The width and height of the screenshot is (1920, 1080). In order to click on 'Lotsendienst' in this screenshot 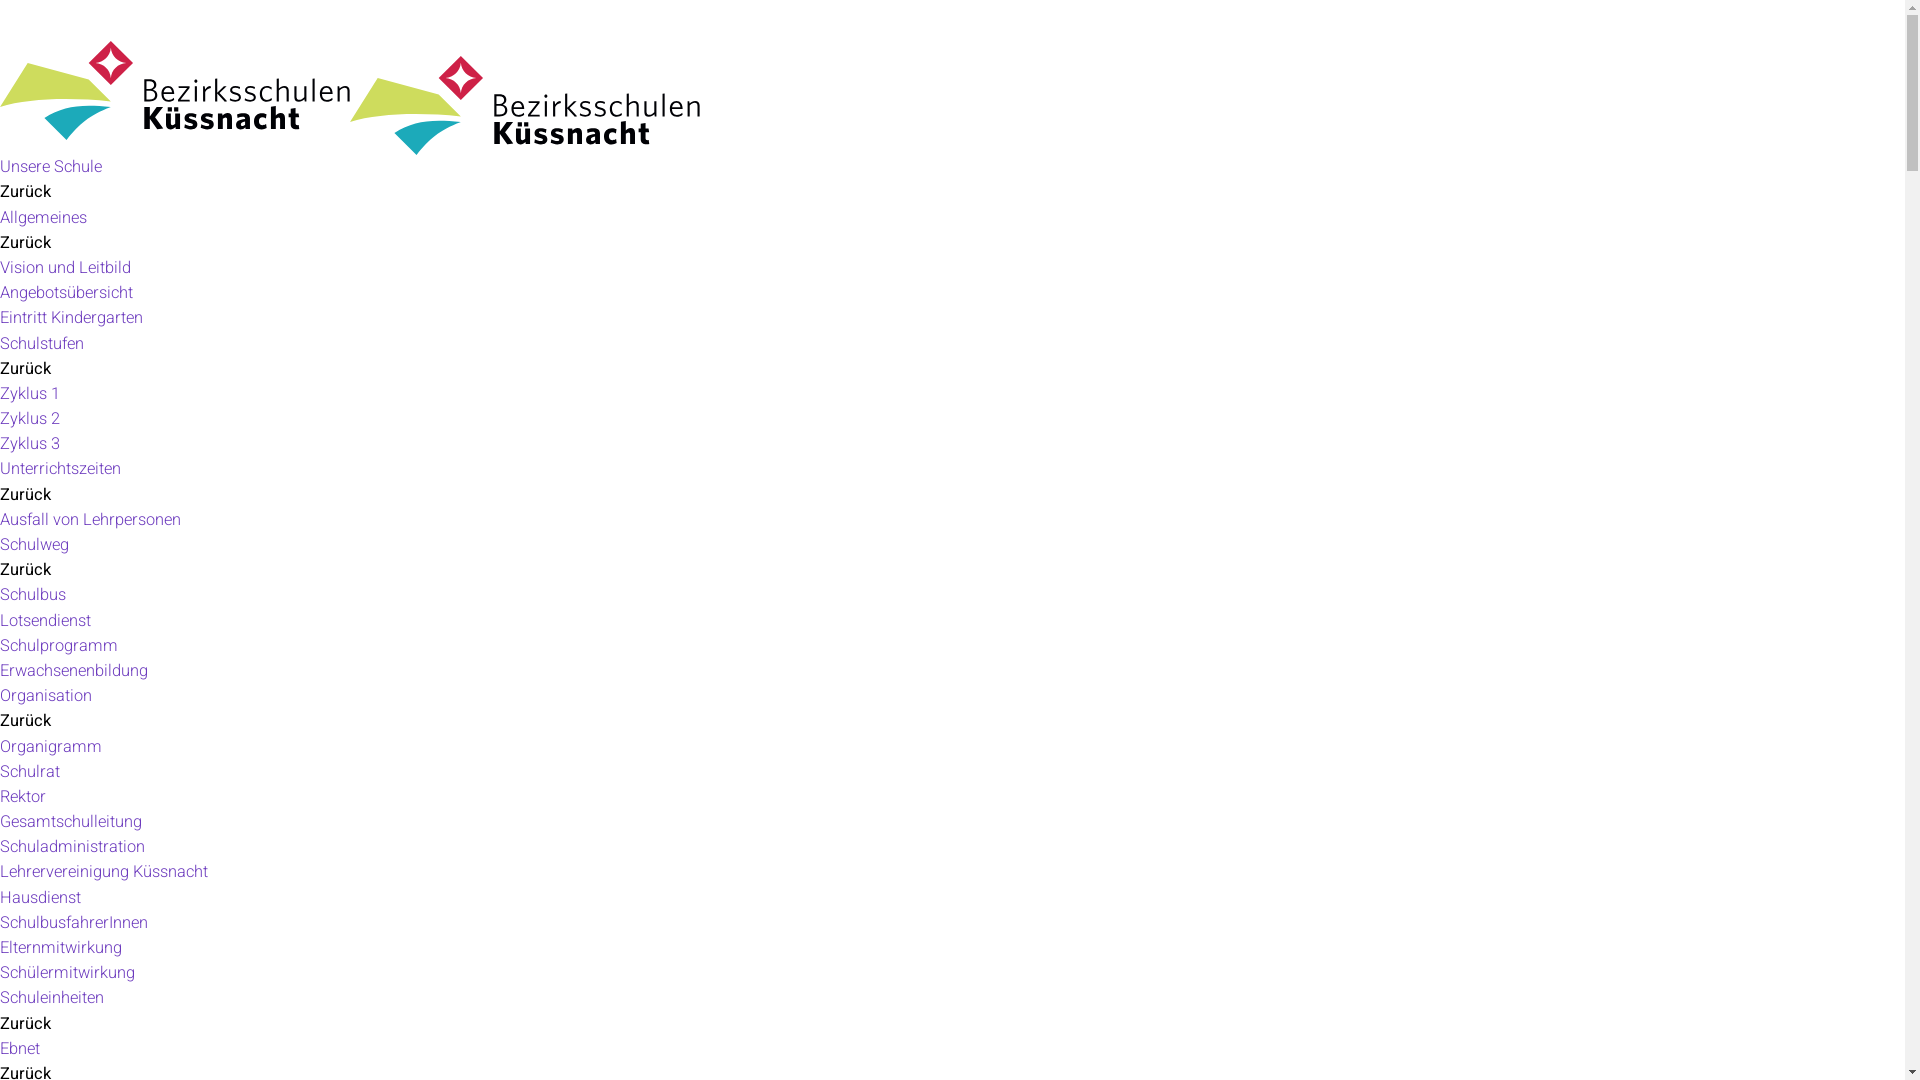, I will do `click(45, 620)`.